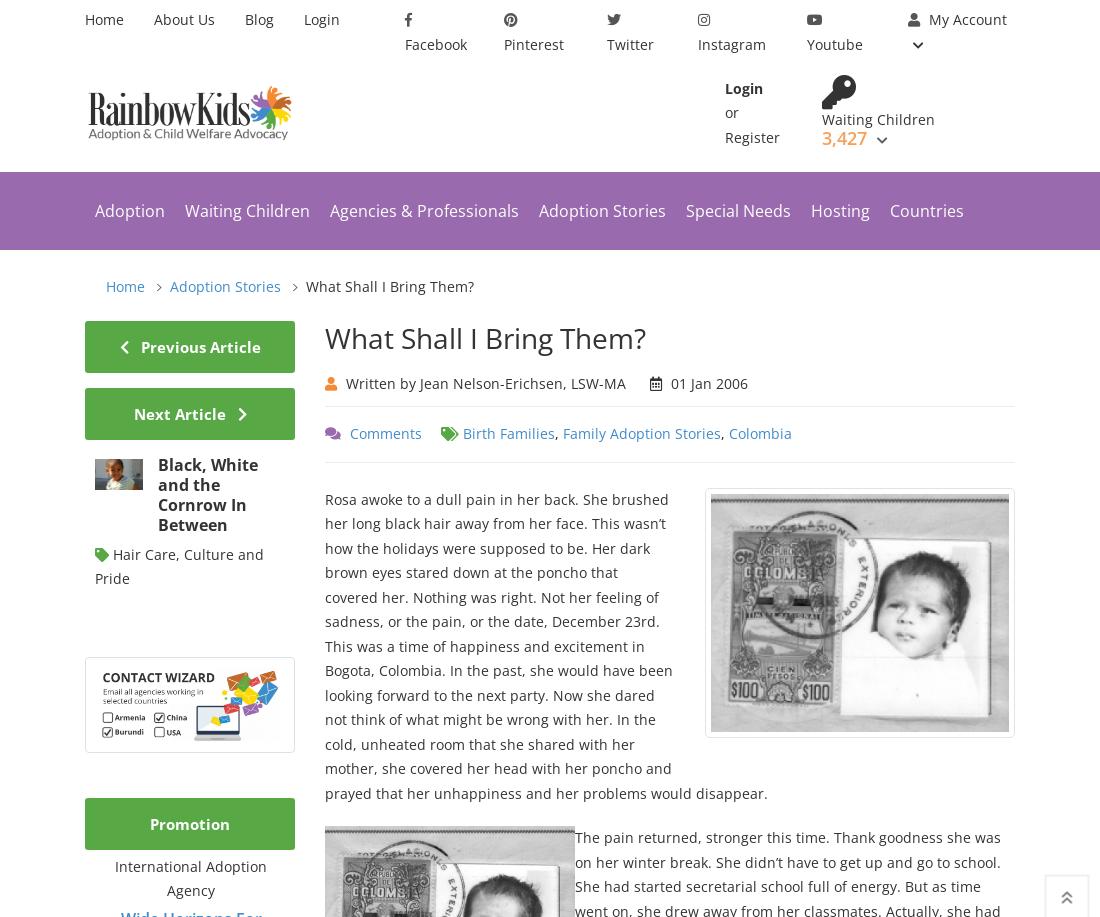  Describe the element at coordinates (532, 43) in the screenshot. I see `'Pinterest'` at that location.